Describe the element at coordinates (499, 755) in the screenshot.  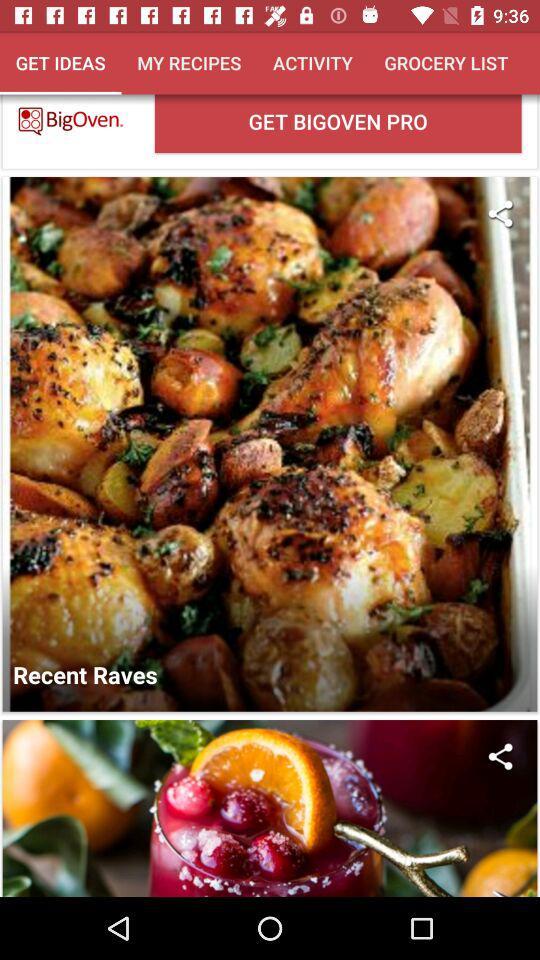
I see `share the image` at that location.